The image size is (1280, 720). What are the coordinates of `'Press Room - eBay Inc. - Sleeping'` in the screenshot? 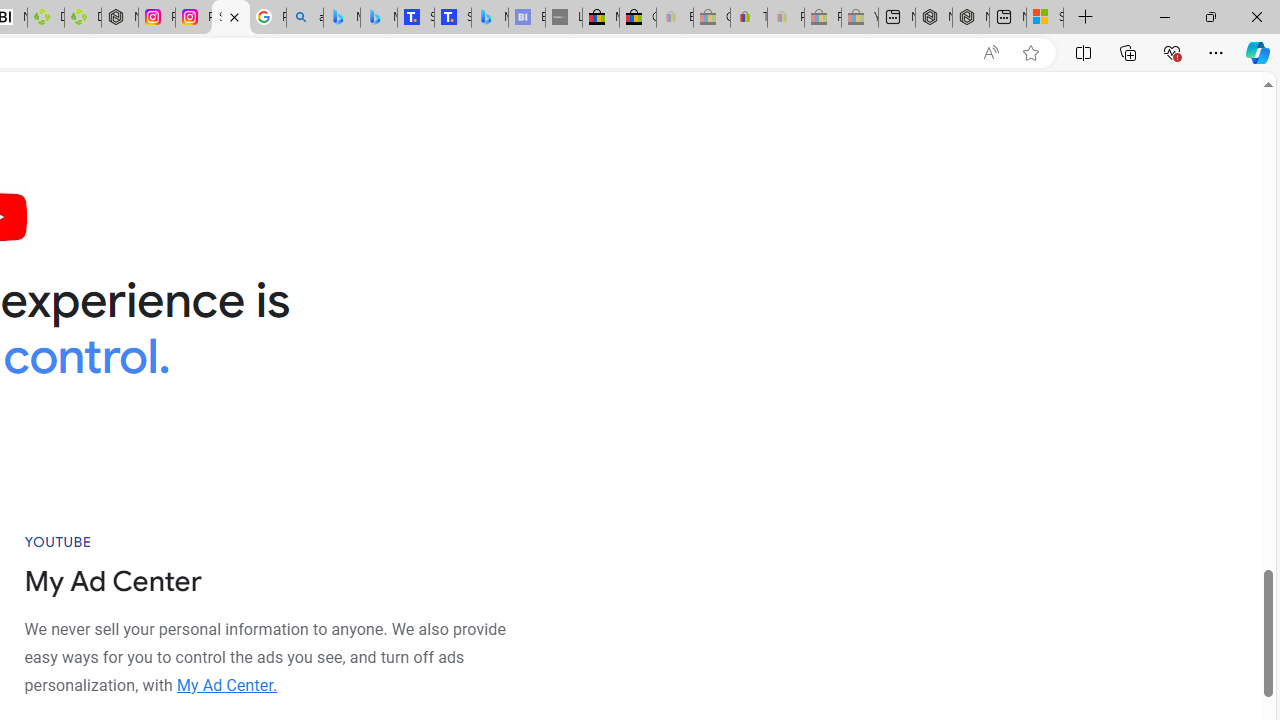 It's located at (823, 17).